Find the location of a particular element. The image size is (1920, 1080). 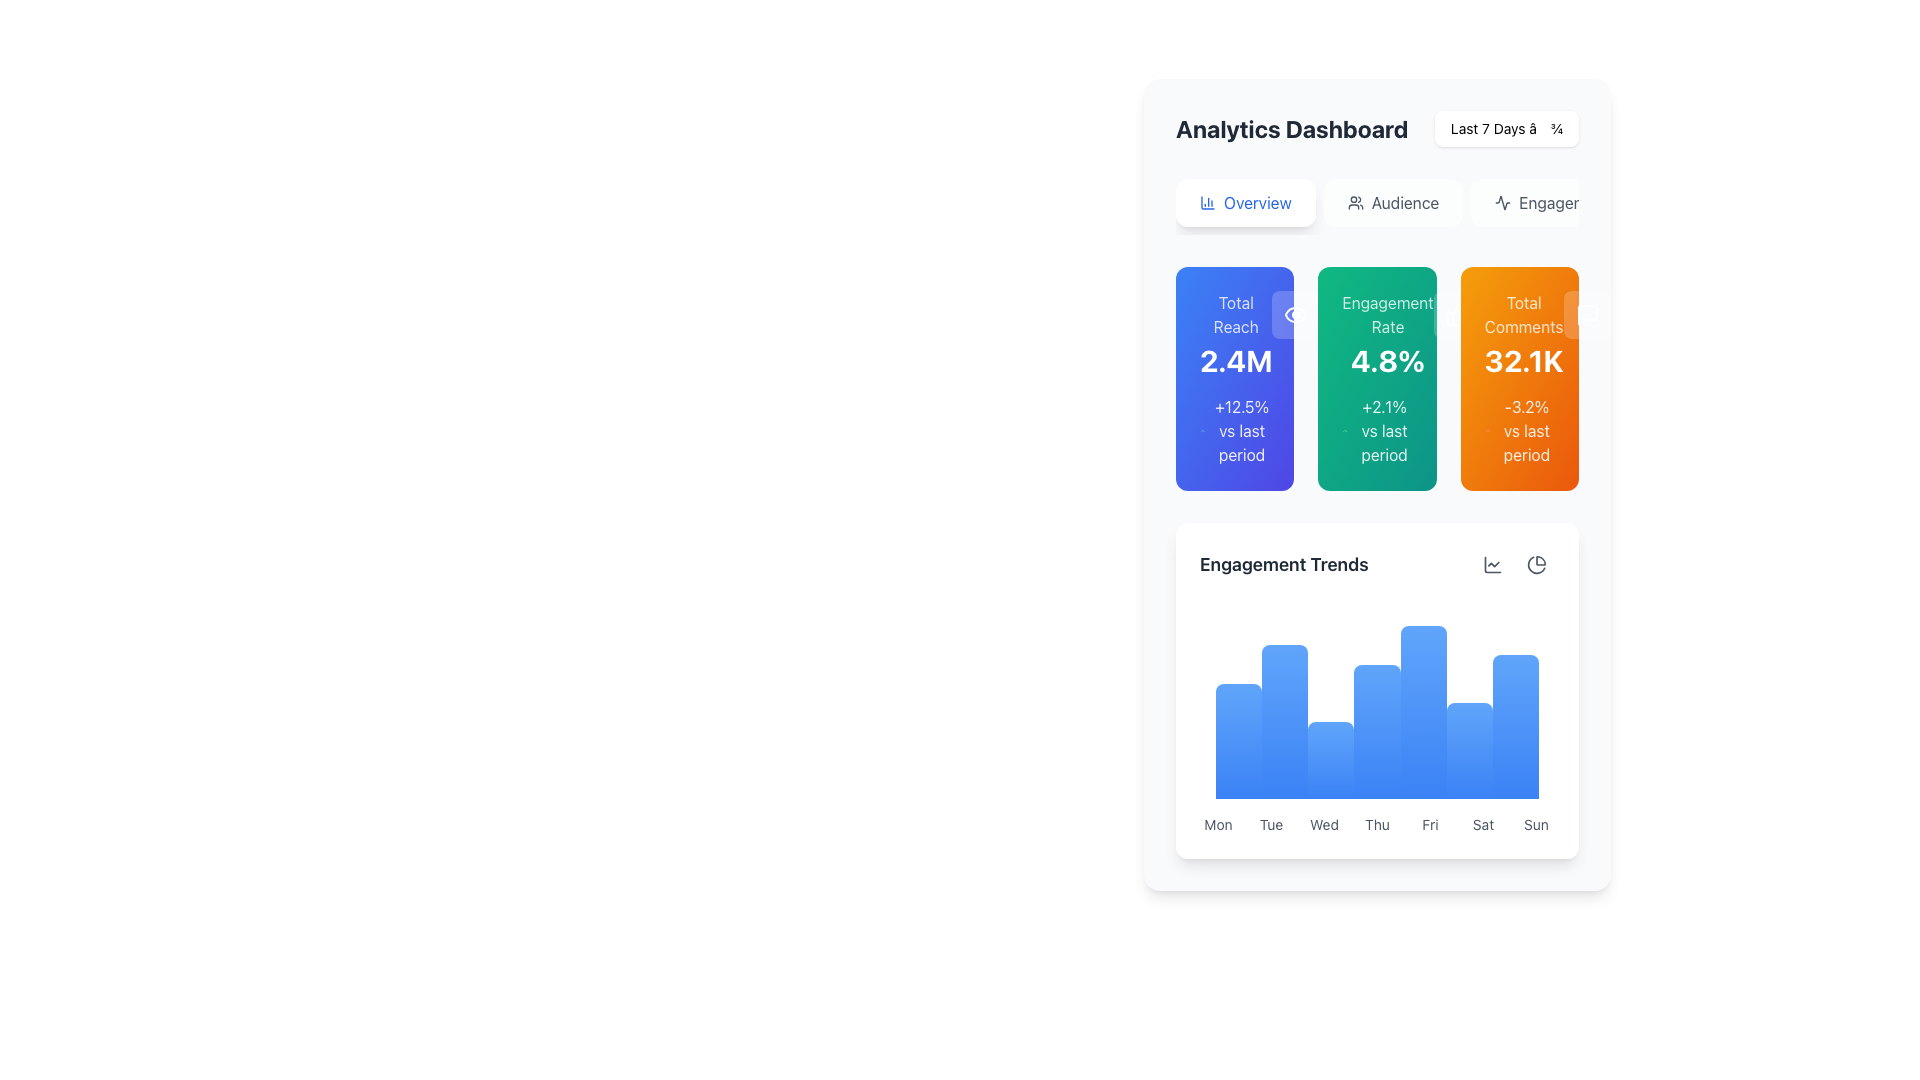

the upward-pointing chevron icon styled in light green color located to the left of the text '+12.5% vs last period' in the 'Total Reach' metric section on the dashboard is located at coordinates (1201, 430).